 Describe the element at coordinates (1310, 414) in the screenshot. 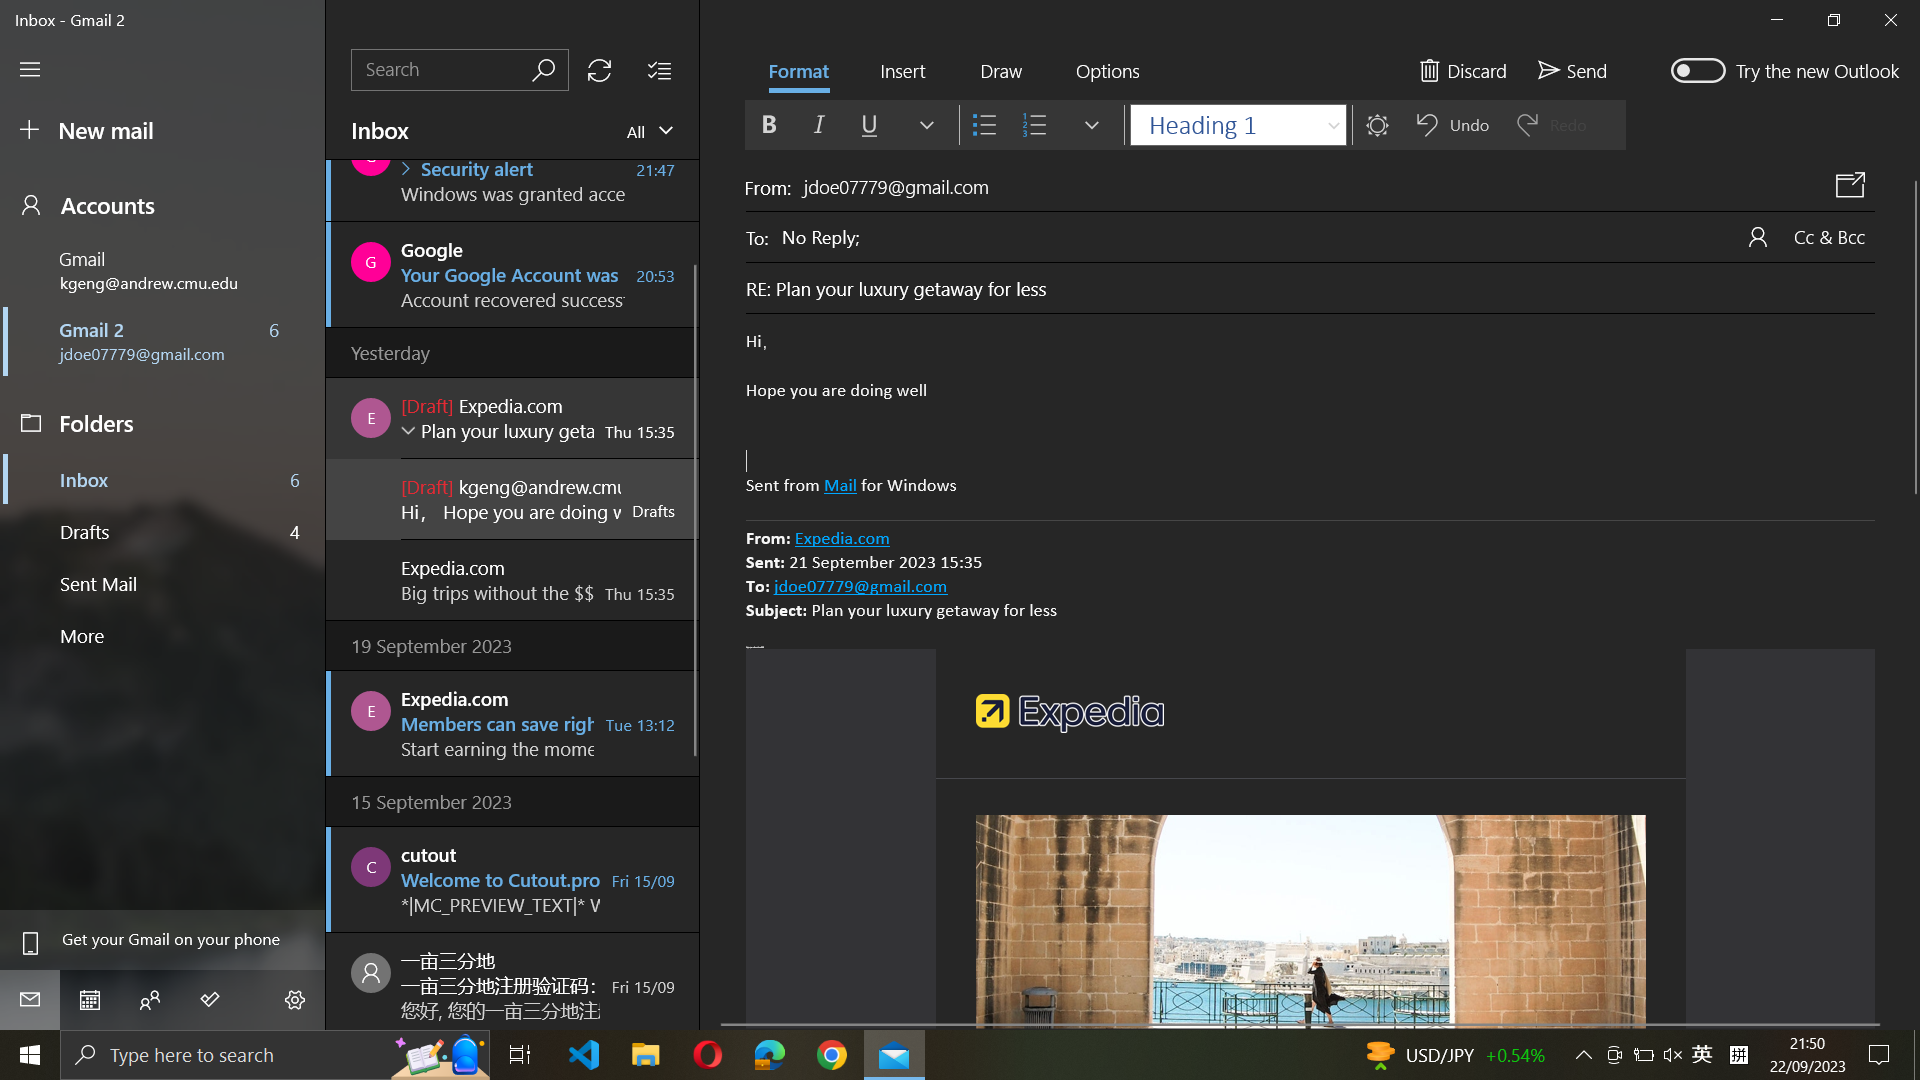

I see `underline formatting to the whole text in a mail` at that location.